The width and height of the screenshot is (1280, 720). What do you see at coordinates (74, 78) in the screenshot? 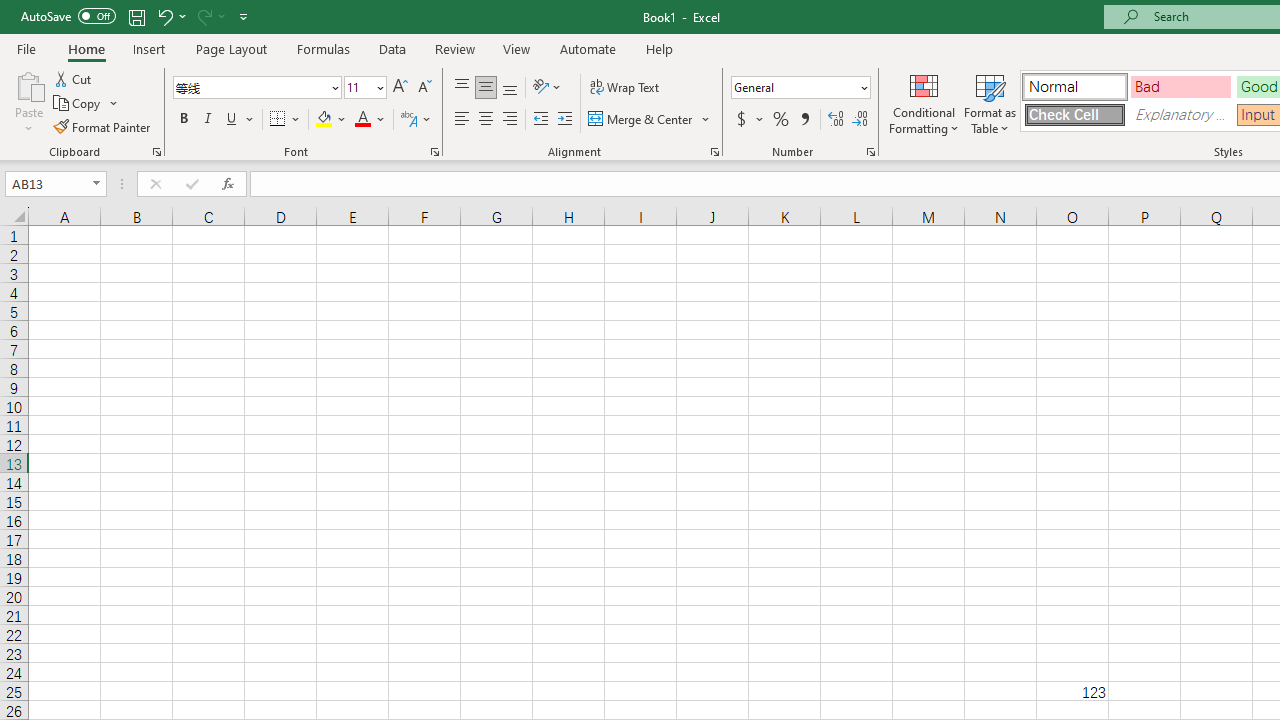
I see `'Cut'` at bounding box center [74, 78].